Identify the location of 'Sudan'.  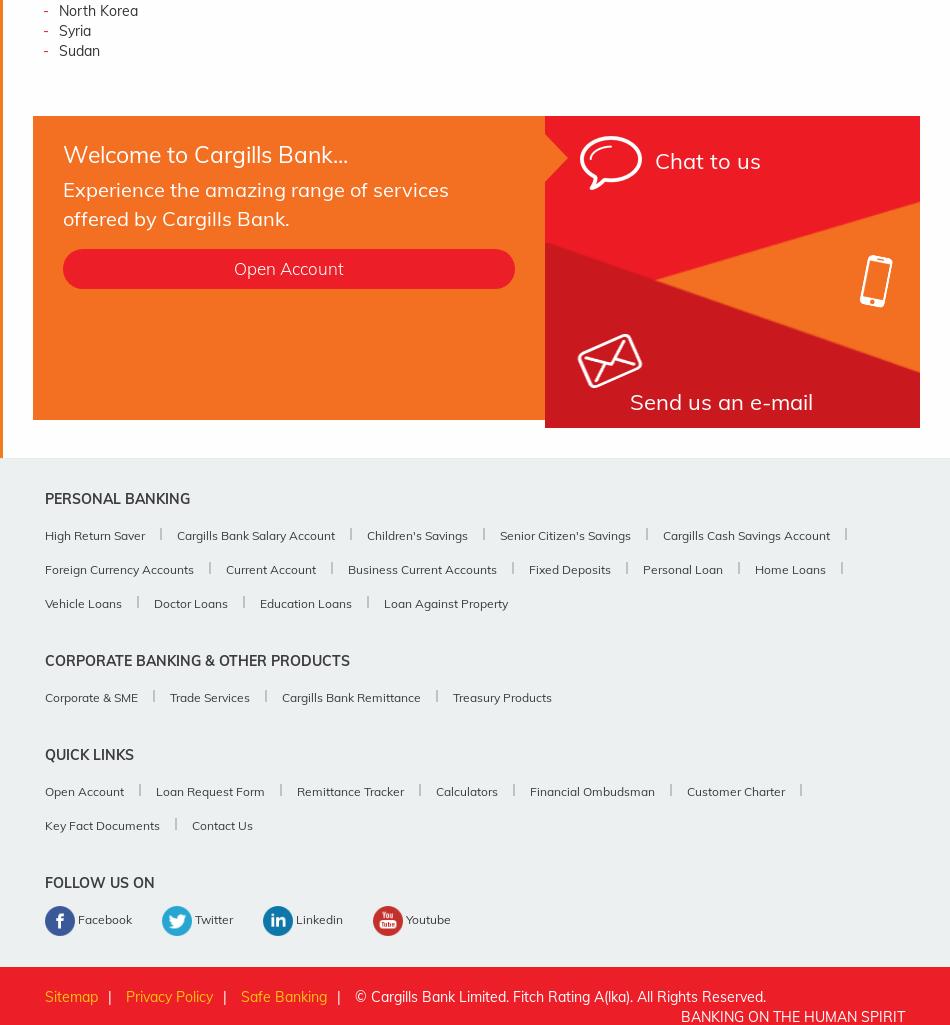
(79, 49).